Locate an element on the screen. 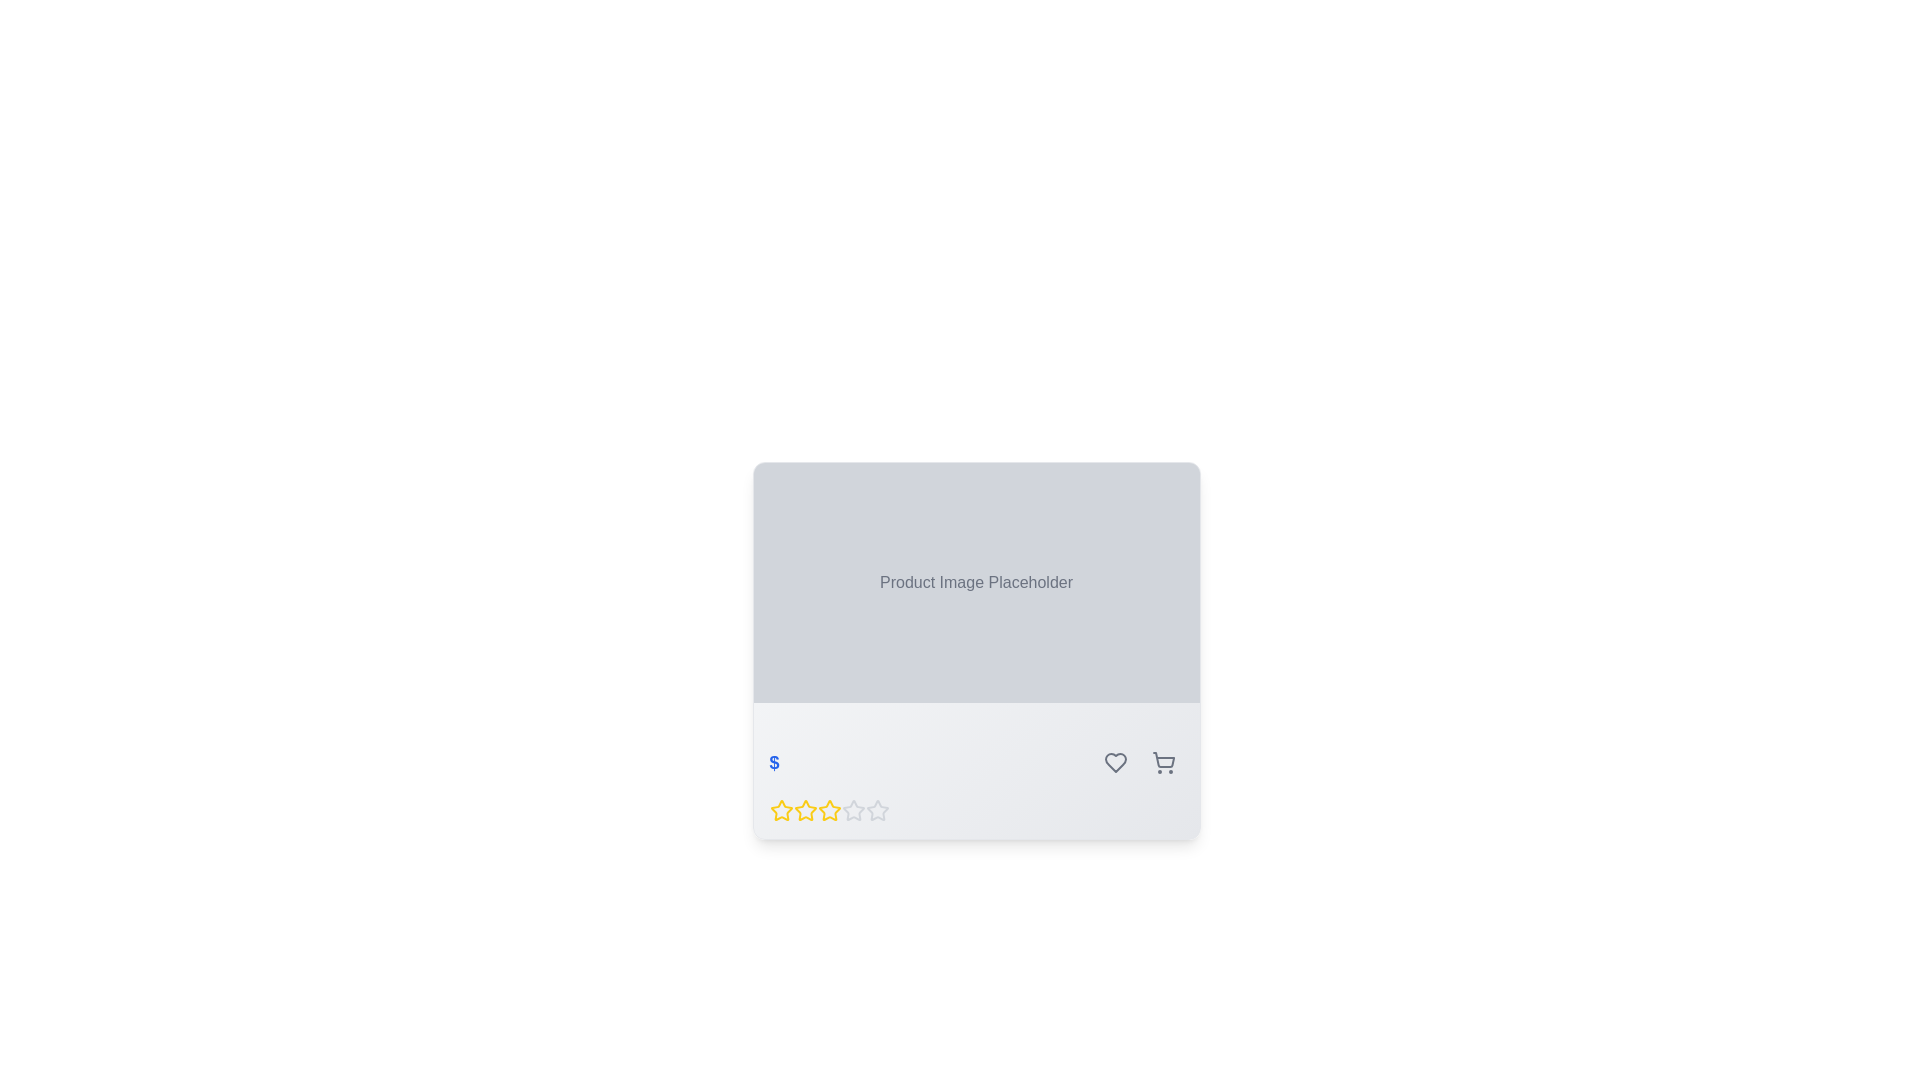 The width and height of the screenshot is (1920, 1080). the fifth star icon is located at coordinates (877, 810).